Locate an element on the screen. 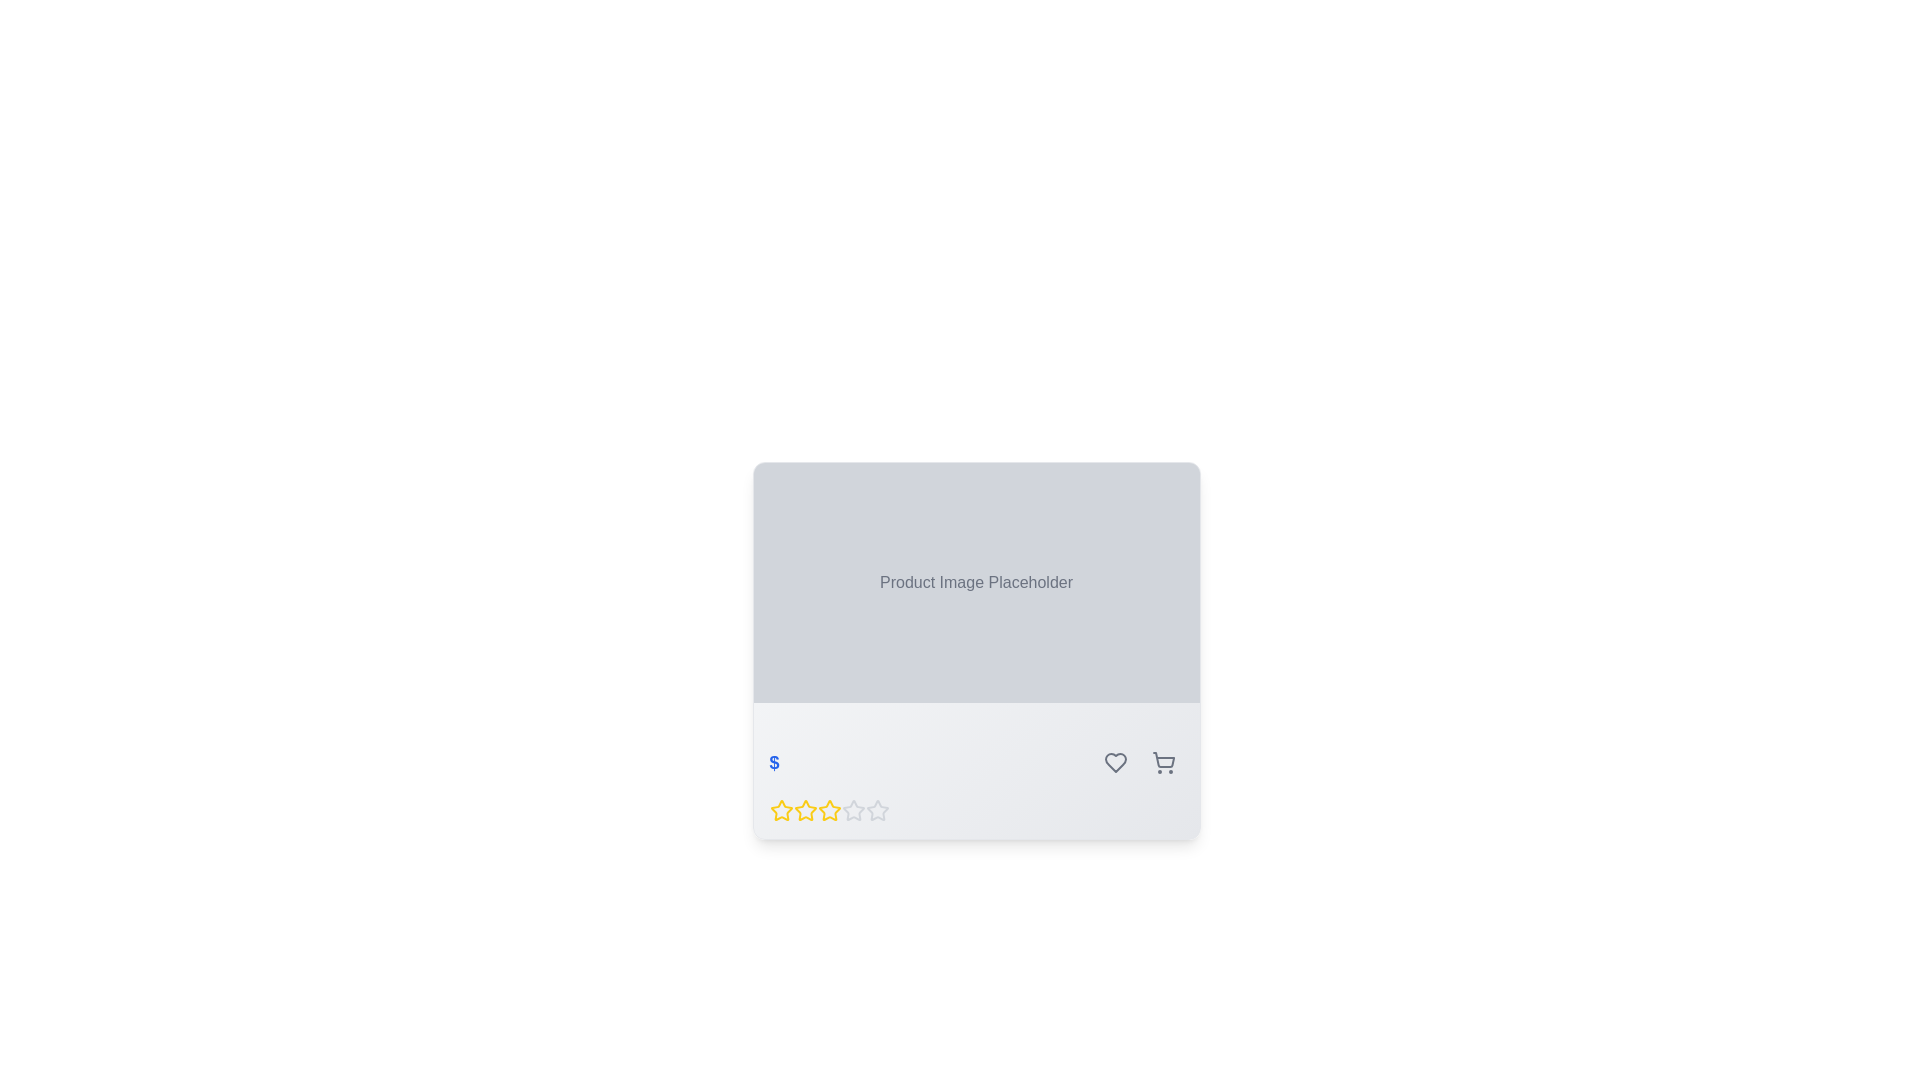 The width and height of the screenshot is (1920, 1080). the fifth star icon is located at coordinates (877, 810).